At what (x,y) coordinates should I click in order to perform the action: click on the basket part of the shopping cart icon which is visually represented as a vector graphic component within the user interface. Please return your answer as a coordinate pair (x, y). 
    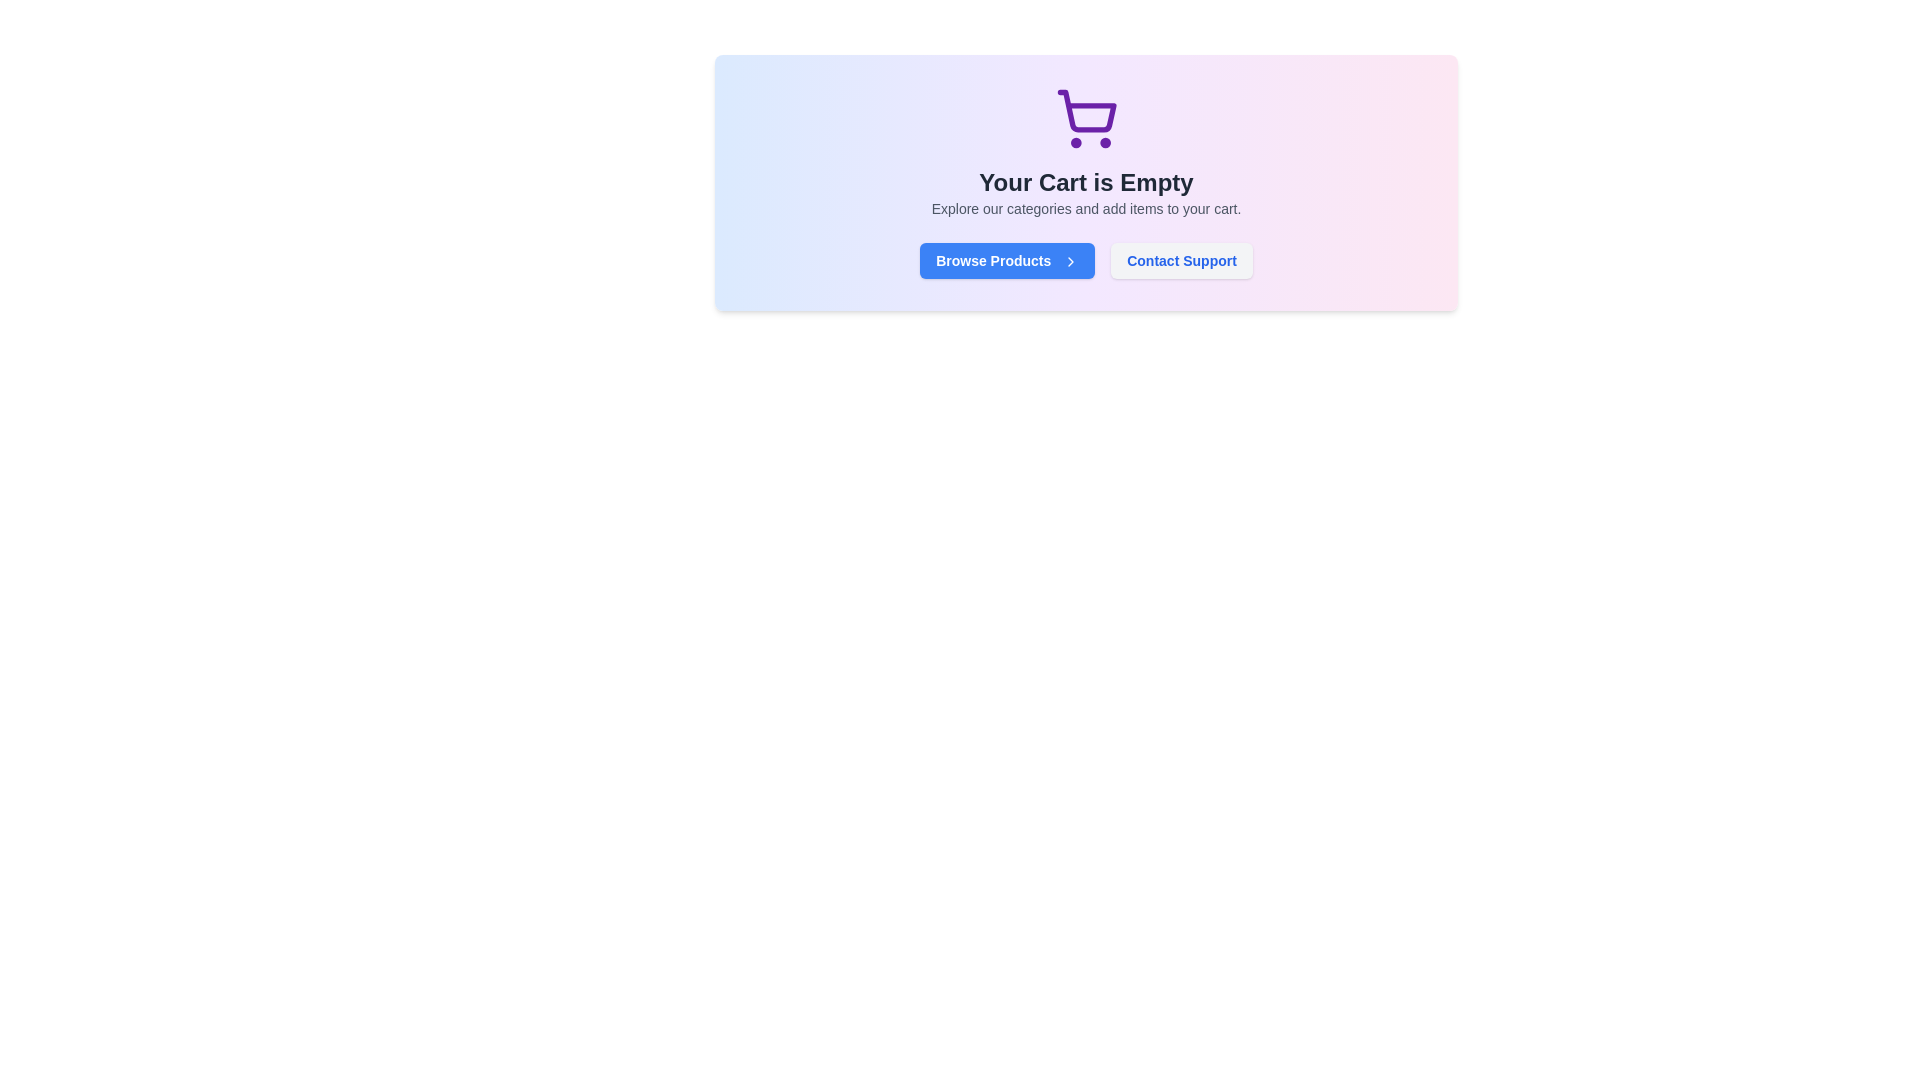
    Looking at the image, I should click on (1085, 111).